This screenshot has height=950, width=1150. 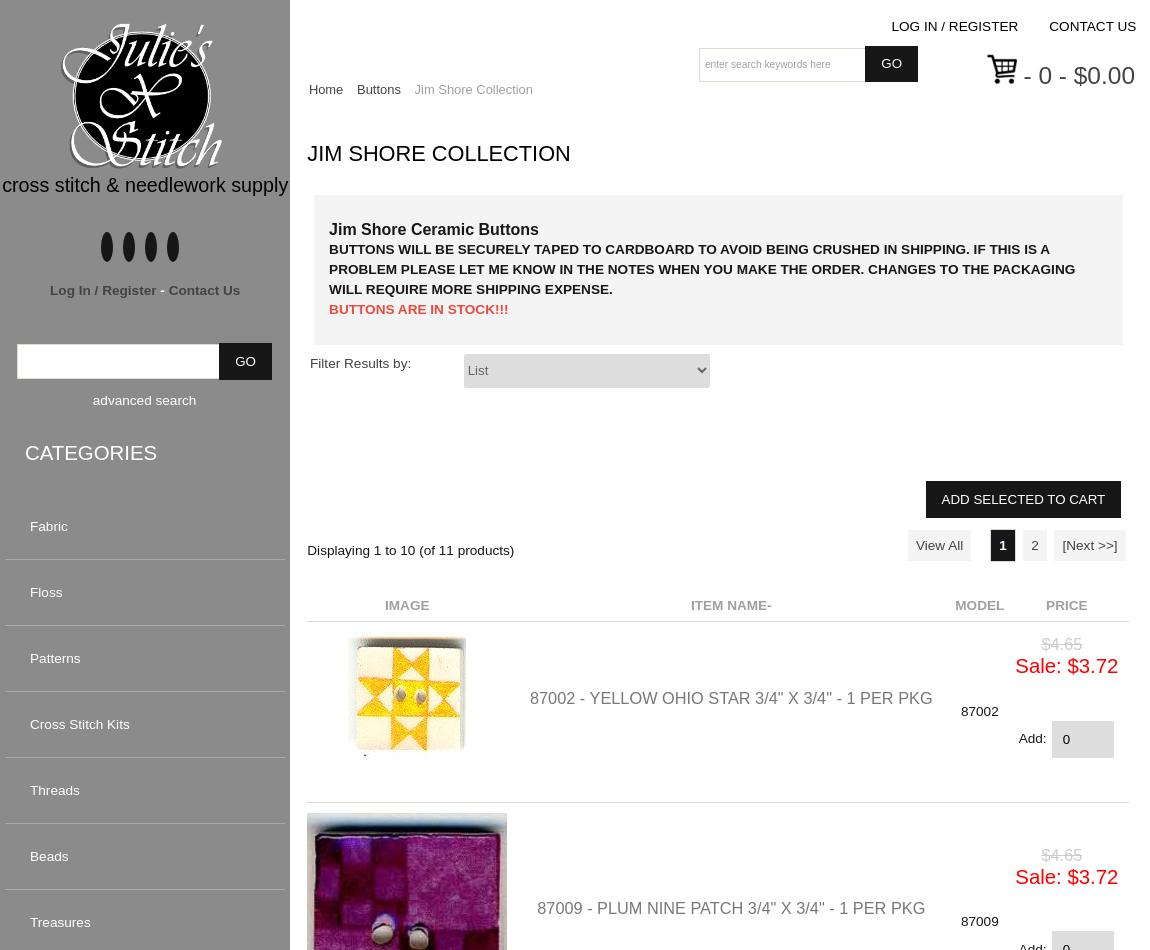 What do you see at coordinates (729, 605) in the screenshot?
I see `'Item Name-'` at bounding box center [729, 605].